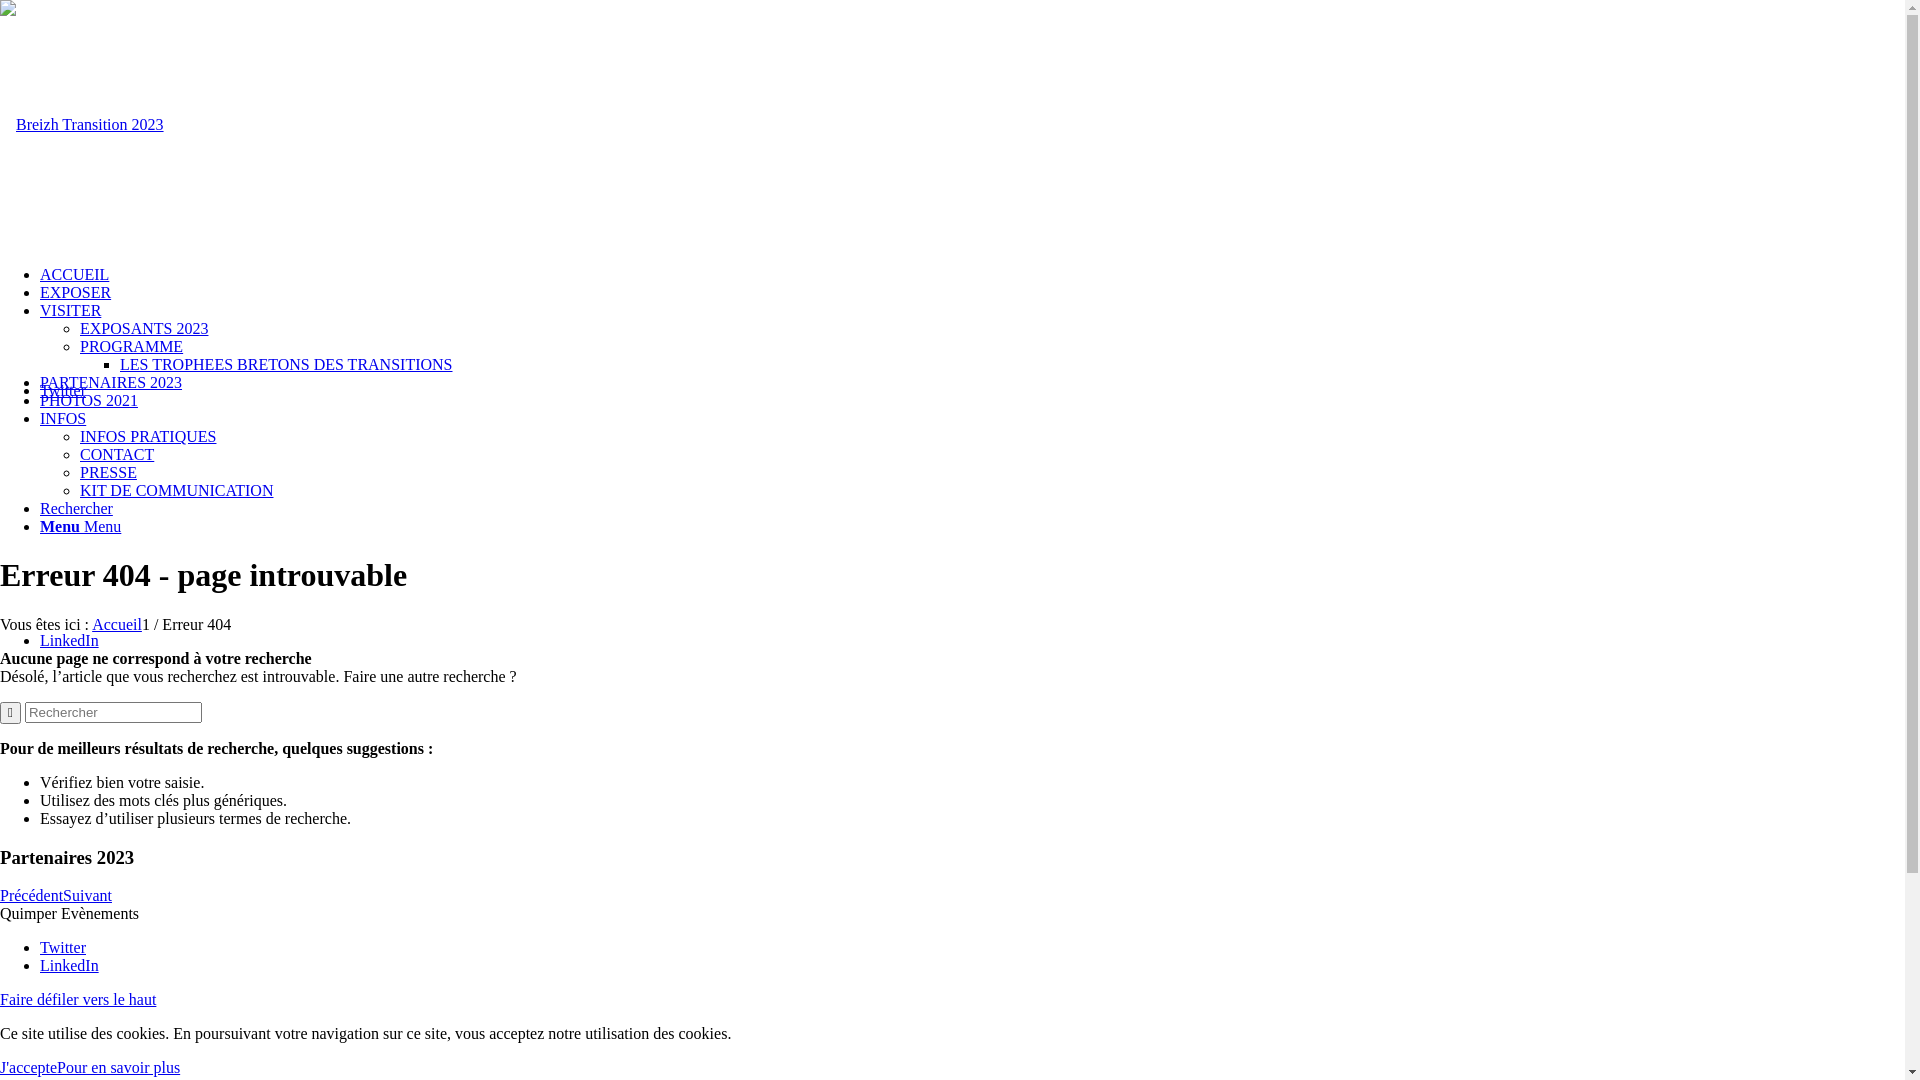 Image resolution: width=1920 pixels, height=1080 pixels. I want to click on 'PROGRAMME', so click(130, 345).